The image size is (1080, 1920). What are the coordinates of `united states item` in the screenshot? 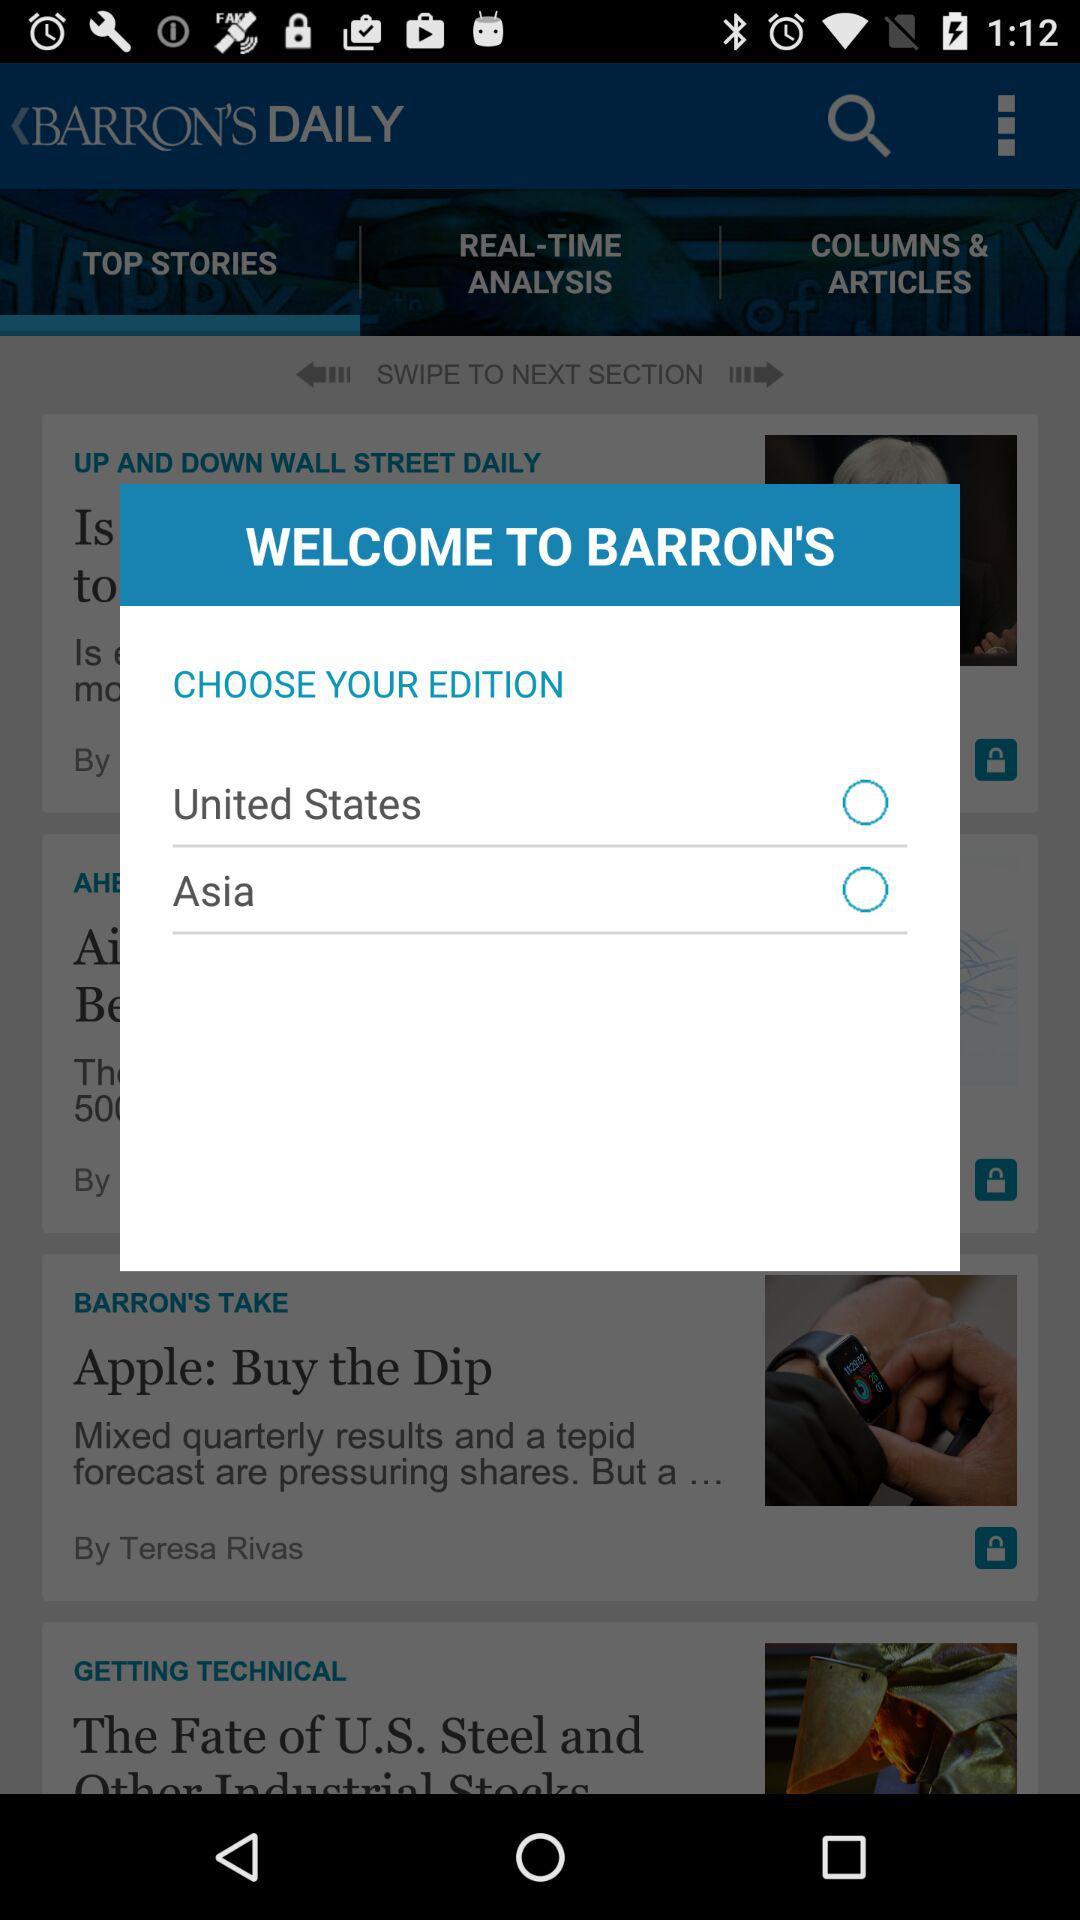 It's located at (540, 802).